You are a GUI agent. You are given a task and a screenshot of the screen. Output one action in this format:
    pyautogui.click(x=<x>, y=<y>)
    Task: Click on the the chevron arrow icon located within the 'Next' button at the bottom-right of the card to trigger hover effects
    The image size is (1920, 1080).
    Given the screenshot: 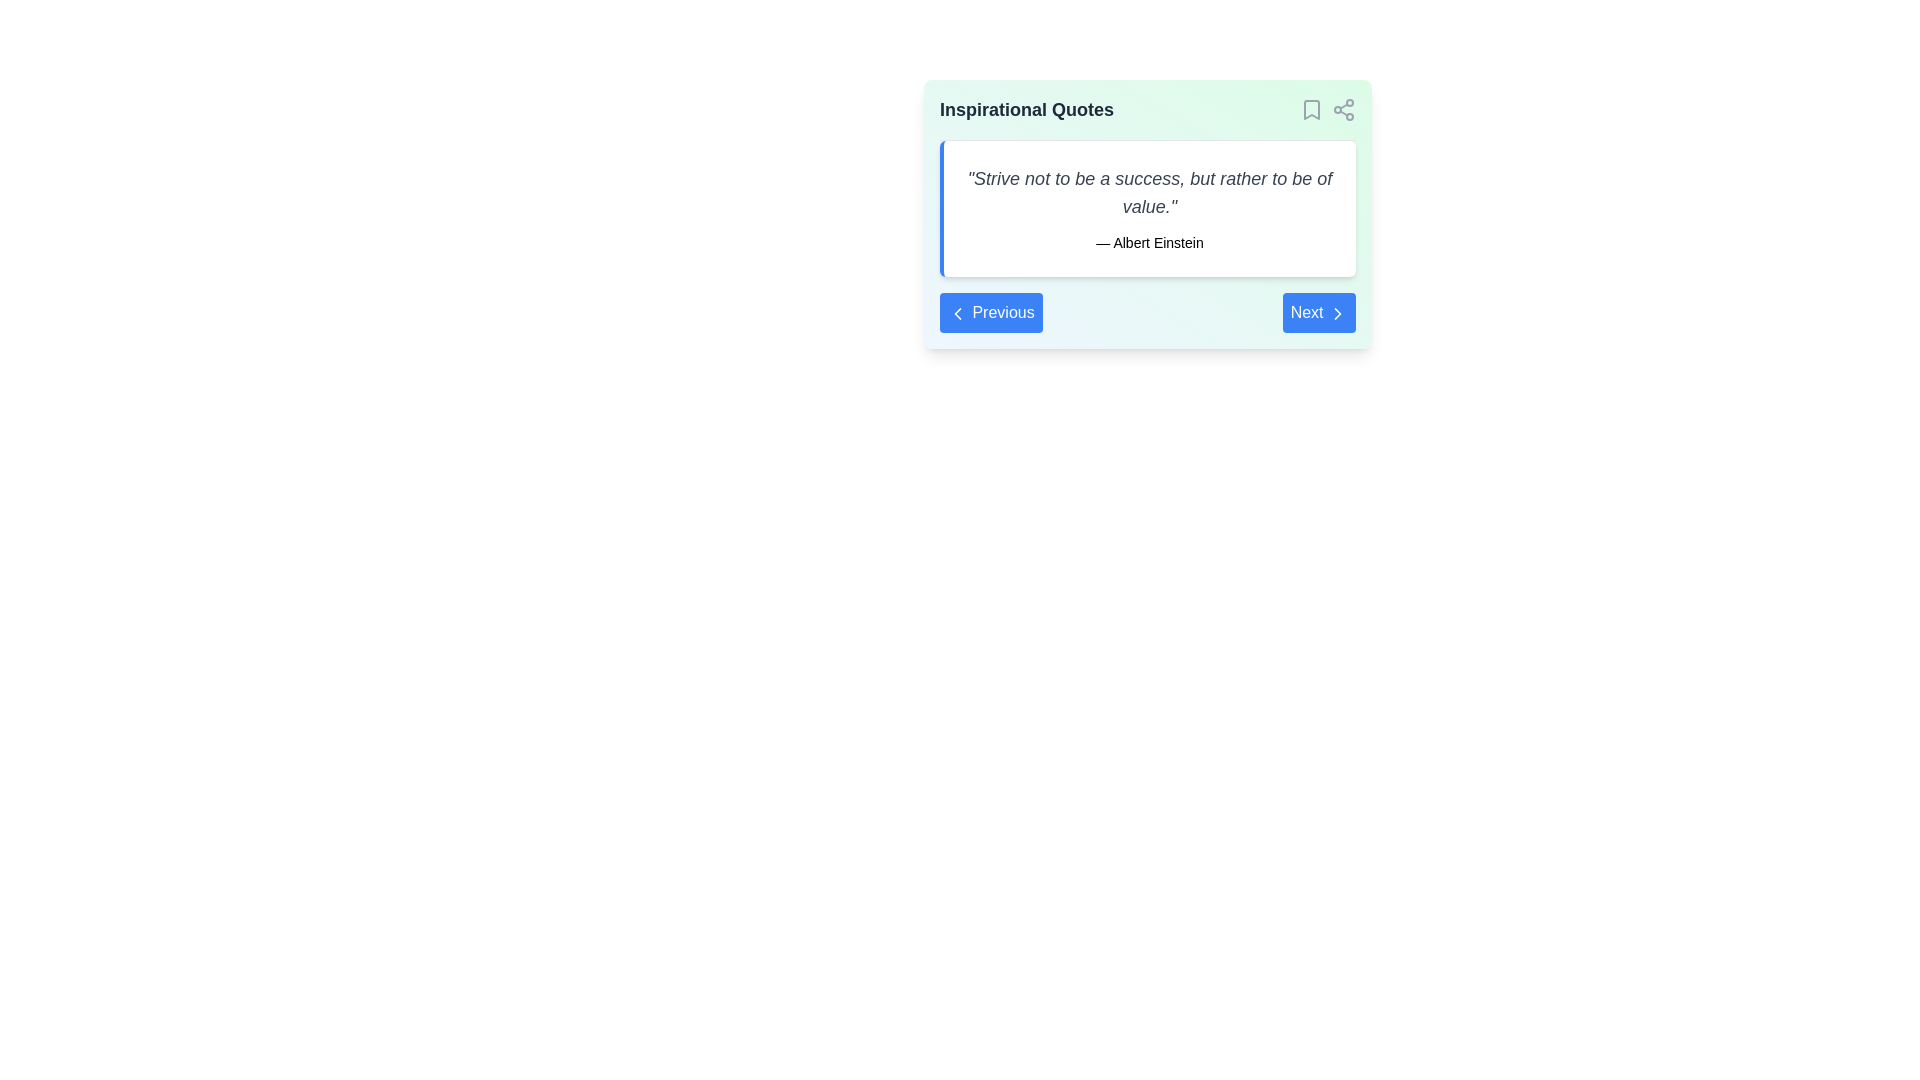 What is the action you would take?
    pyautogui.click(x=1338, y=312)
    